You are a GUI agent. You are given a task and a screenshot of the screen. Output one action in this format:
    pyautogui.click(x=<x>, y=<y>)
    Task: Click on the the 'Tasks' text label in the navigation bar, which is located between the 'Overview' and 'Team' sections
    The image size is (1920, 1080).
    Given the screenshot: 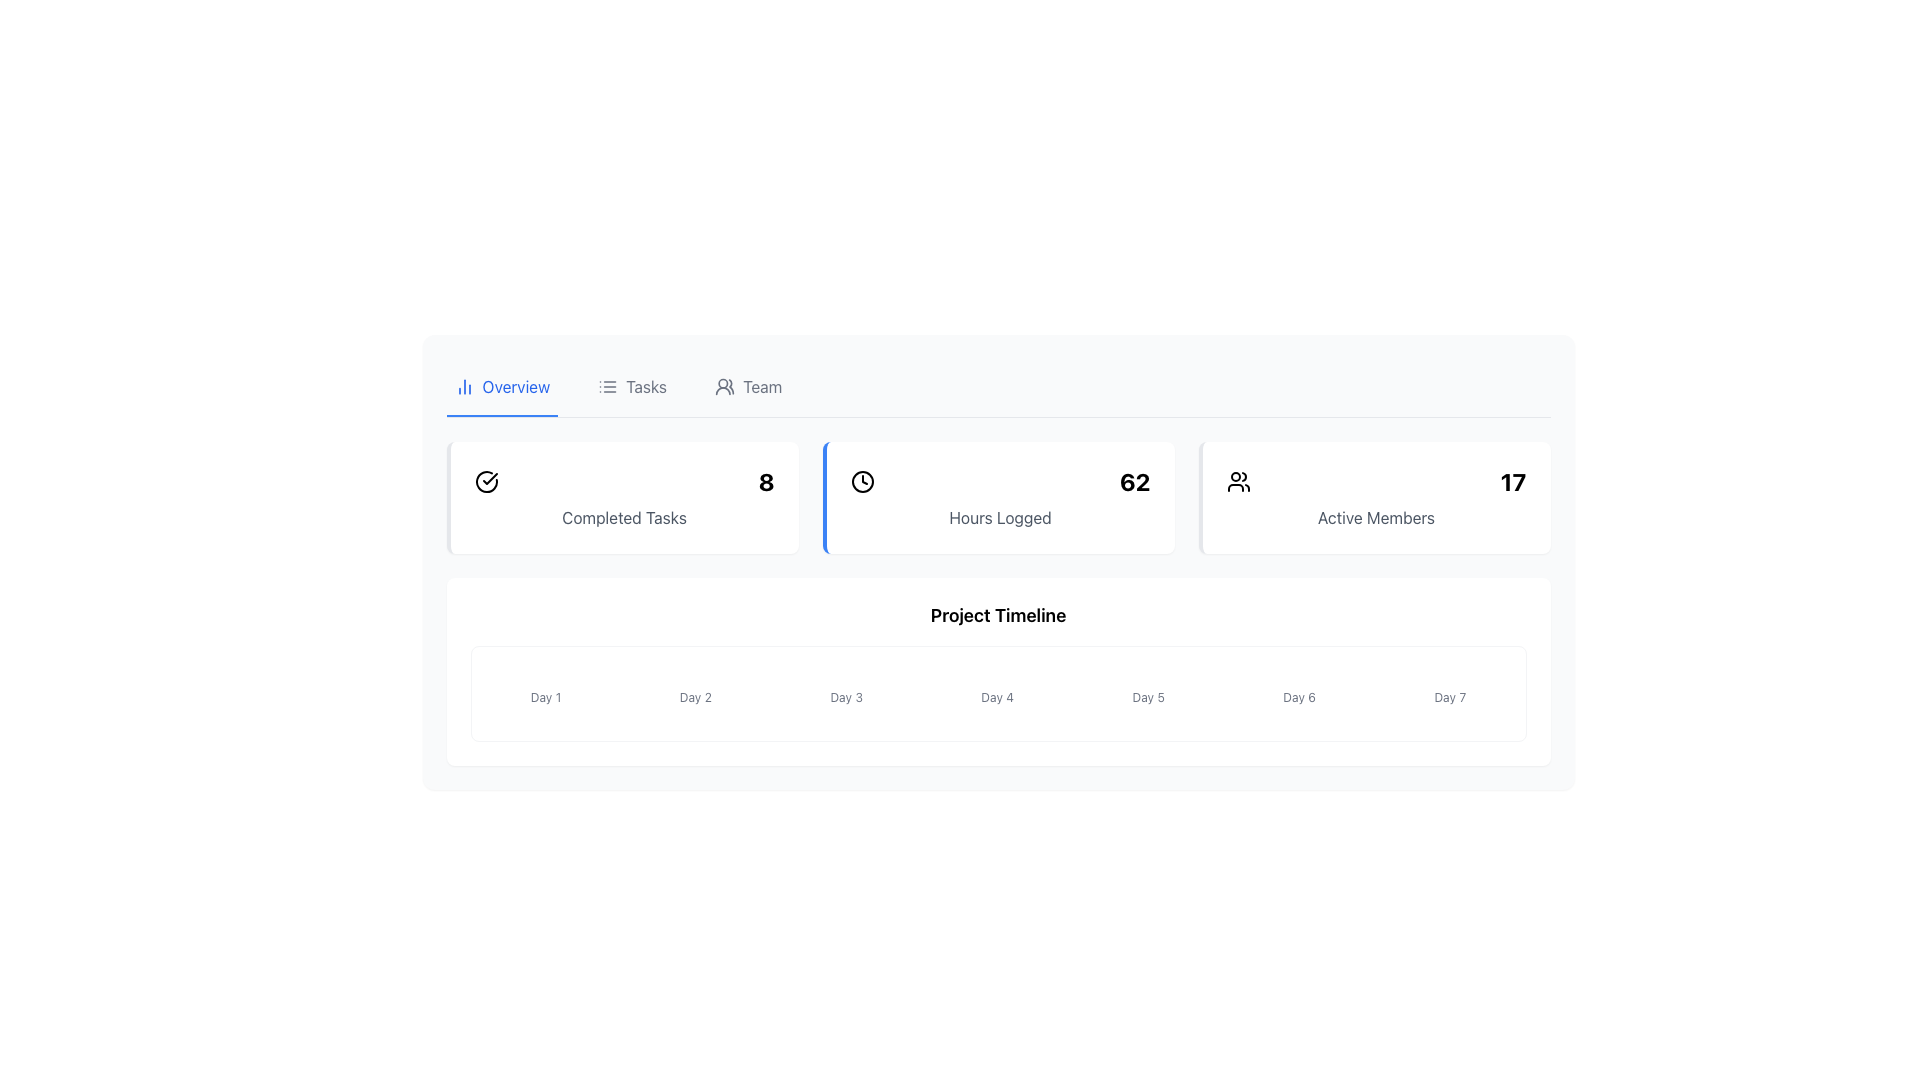 What is the action you would take?
    pyautogui.click(x=646, y=386)
    